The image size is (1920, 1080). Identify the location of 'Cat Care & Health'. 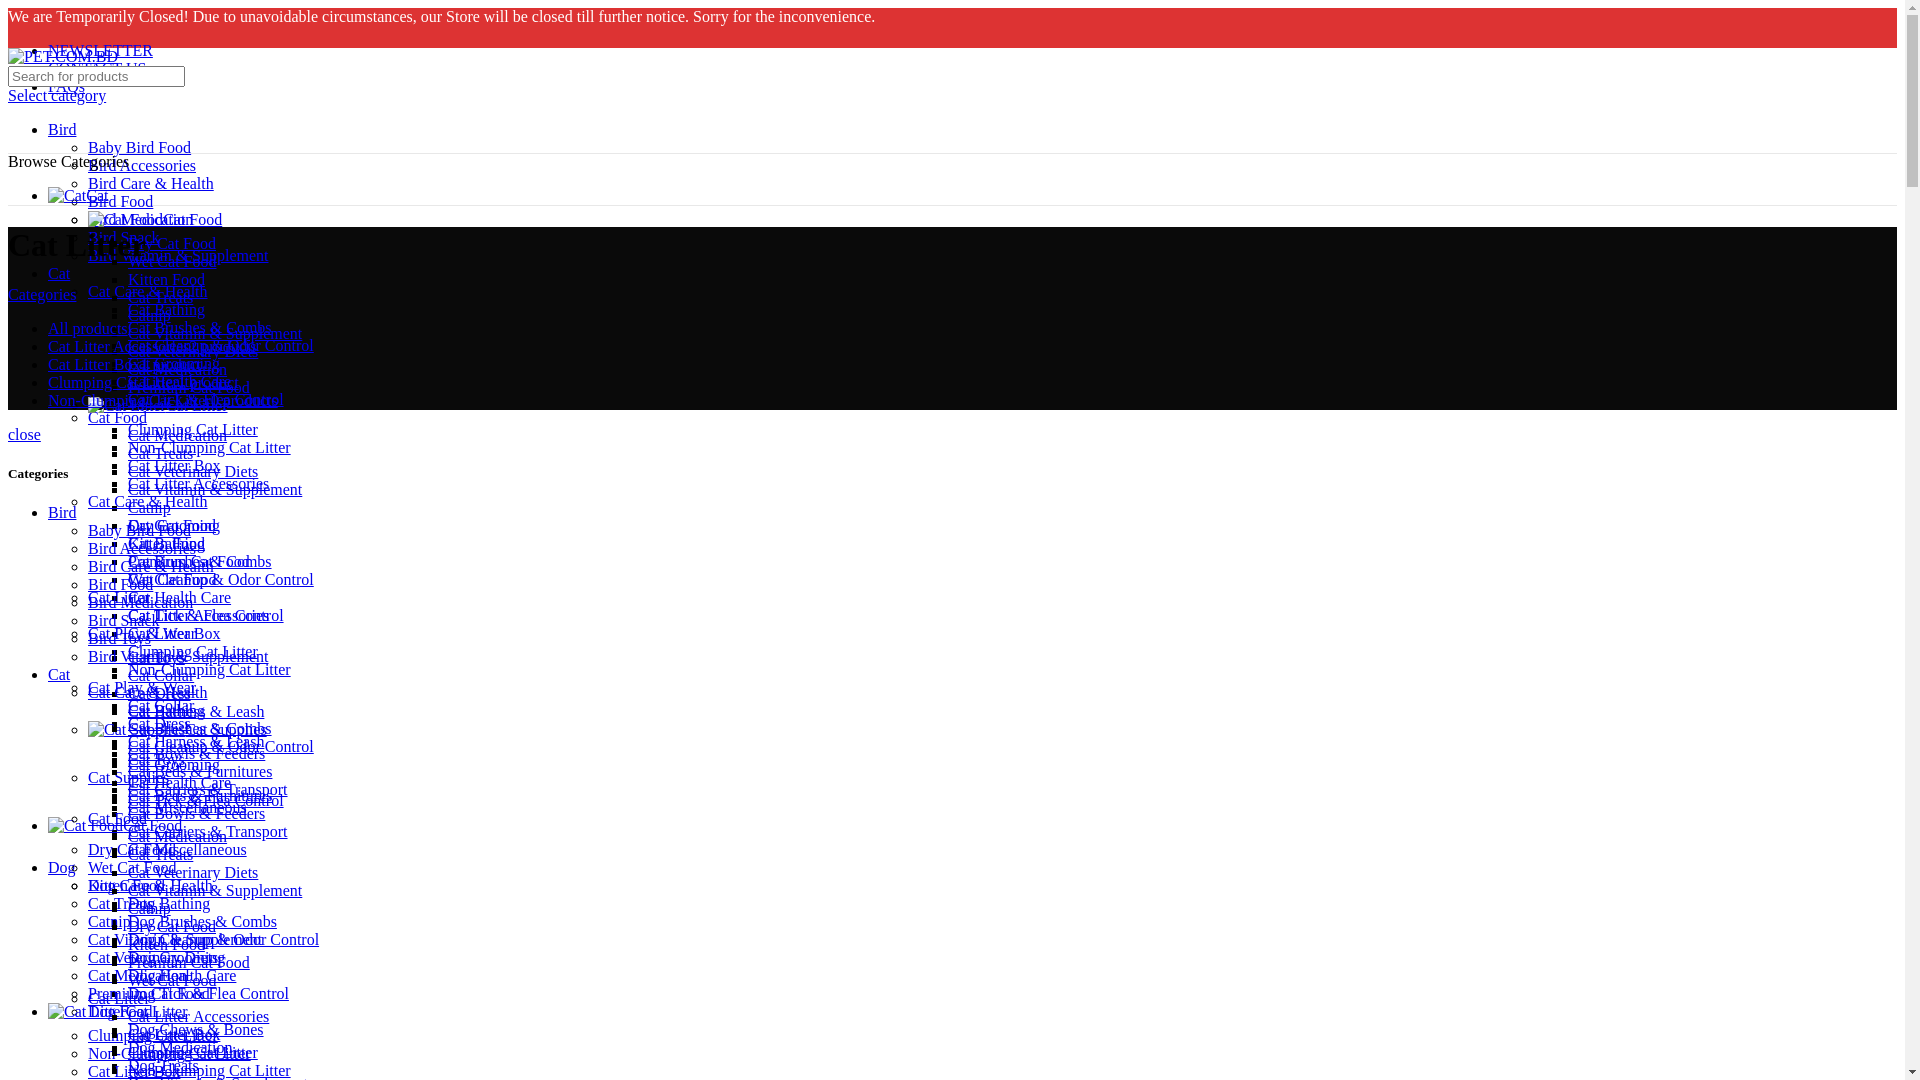
(86, 291).